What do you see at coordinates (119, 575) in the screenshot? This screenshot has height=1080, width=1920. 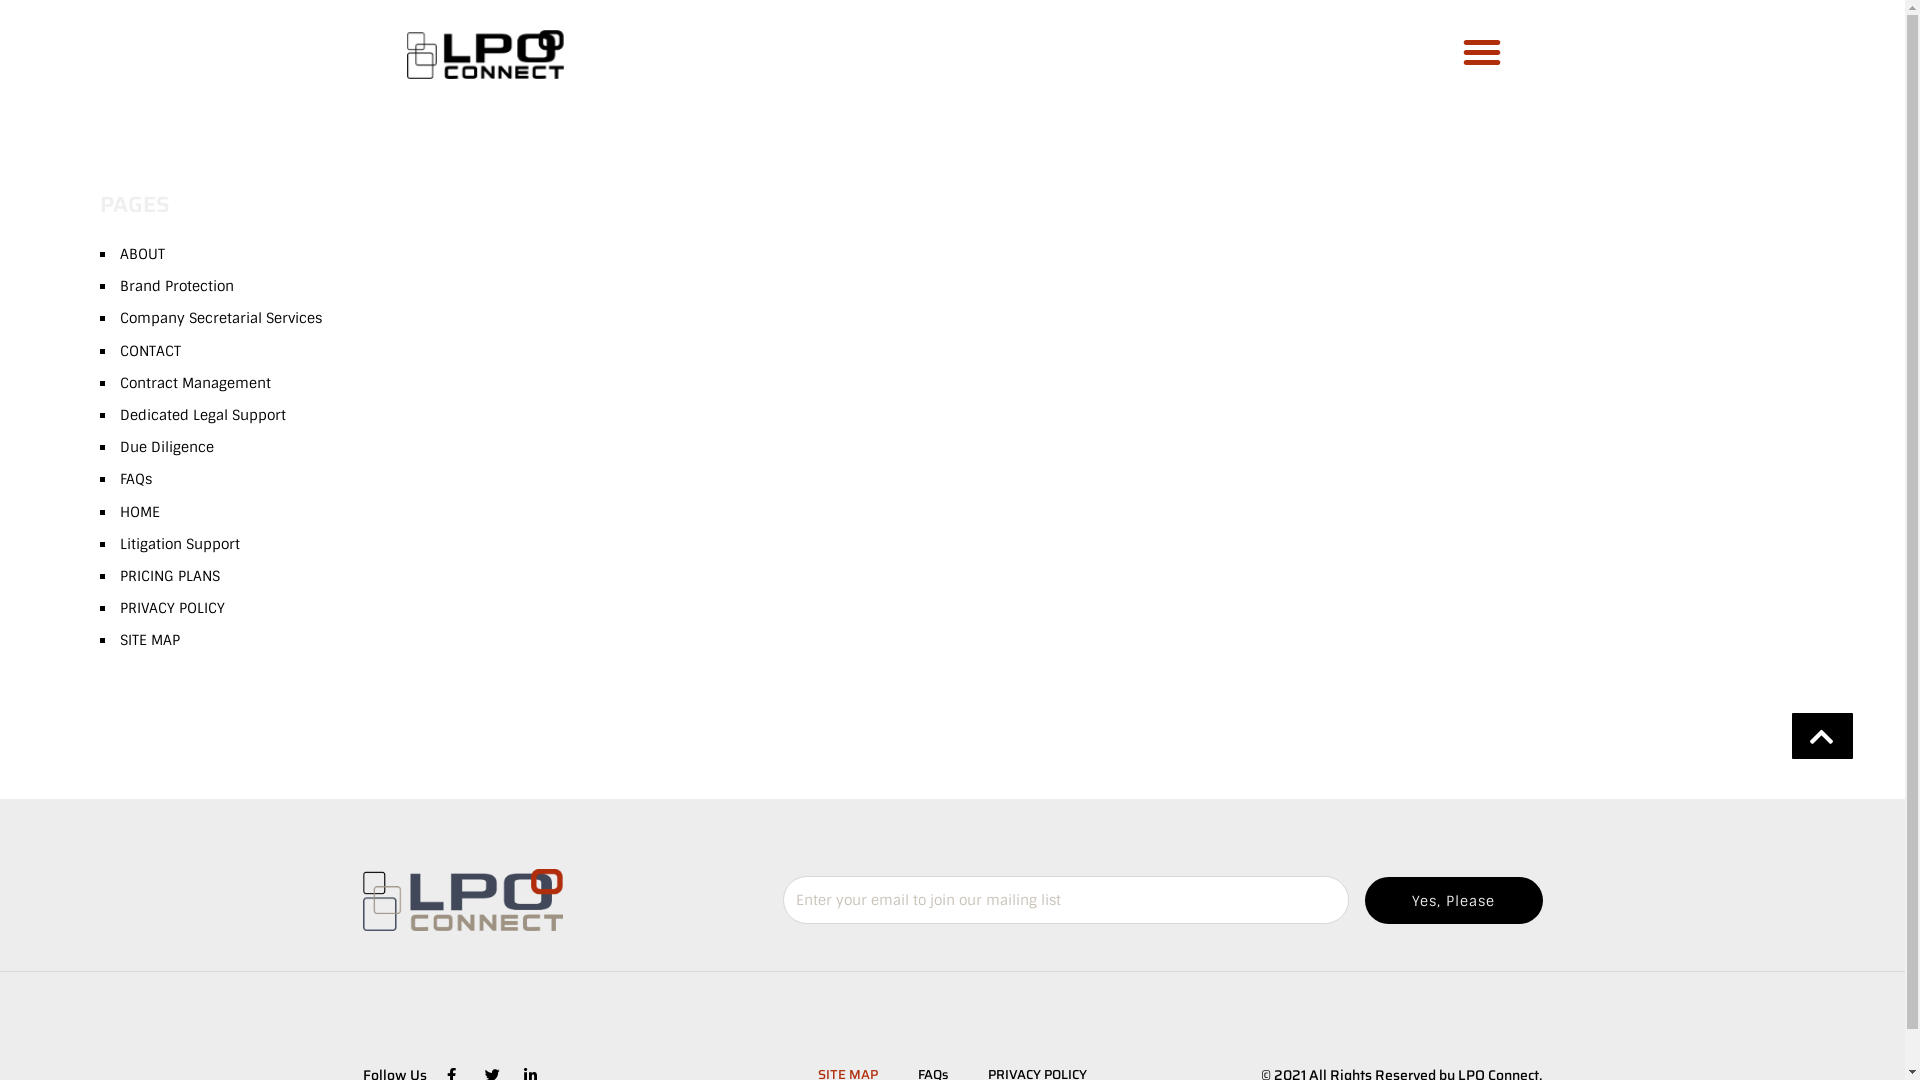 I see `'PRICING PLANS'` at bounding box center [119, 575].